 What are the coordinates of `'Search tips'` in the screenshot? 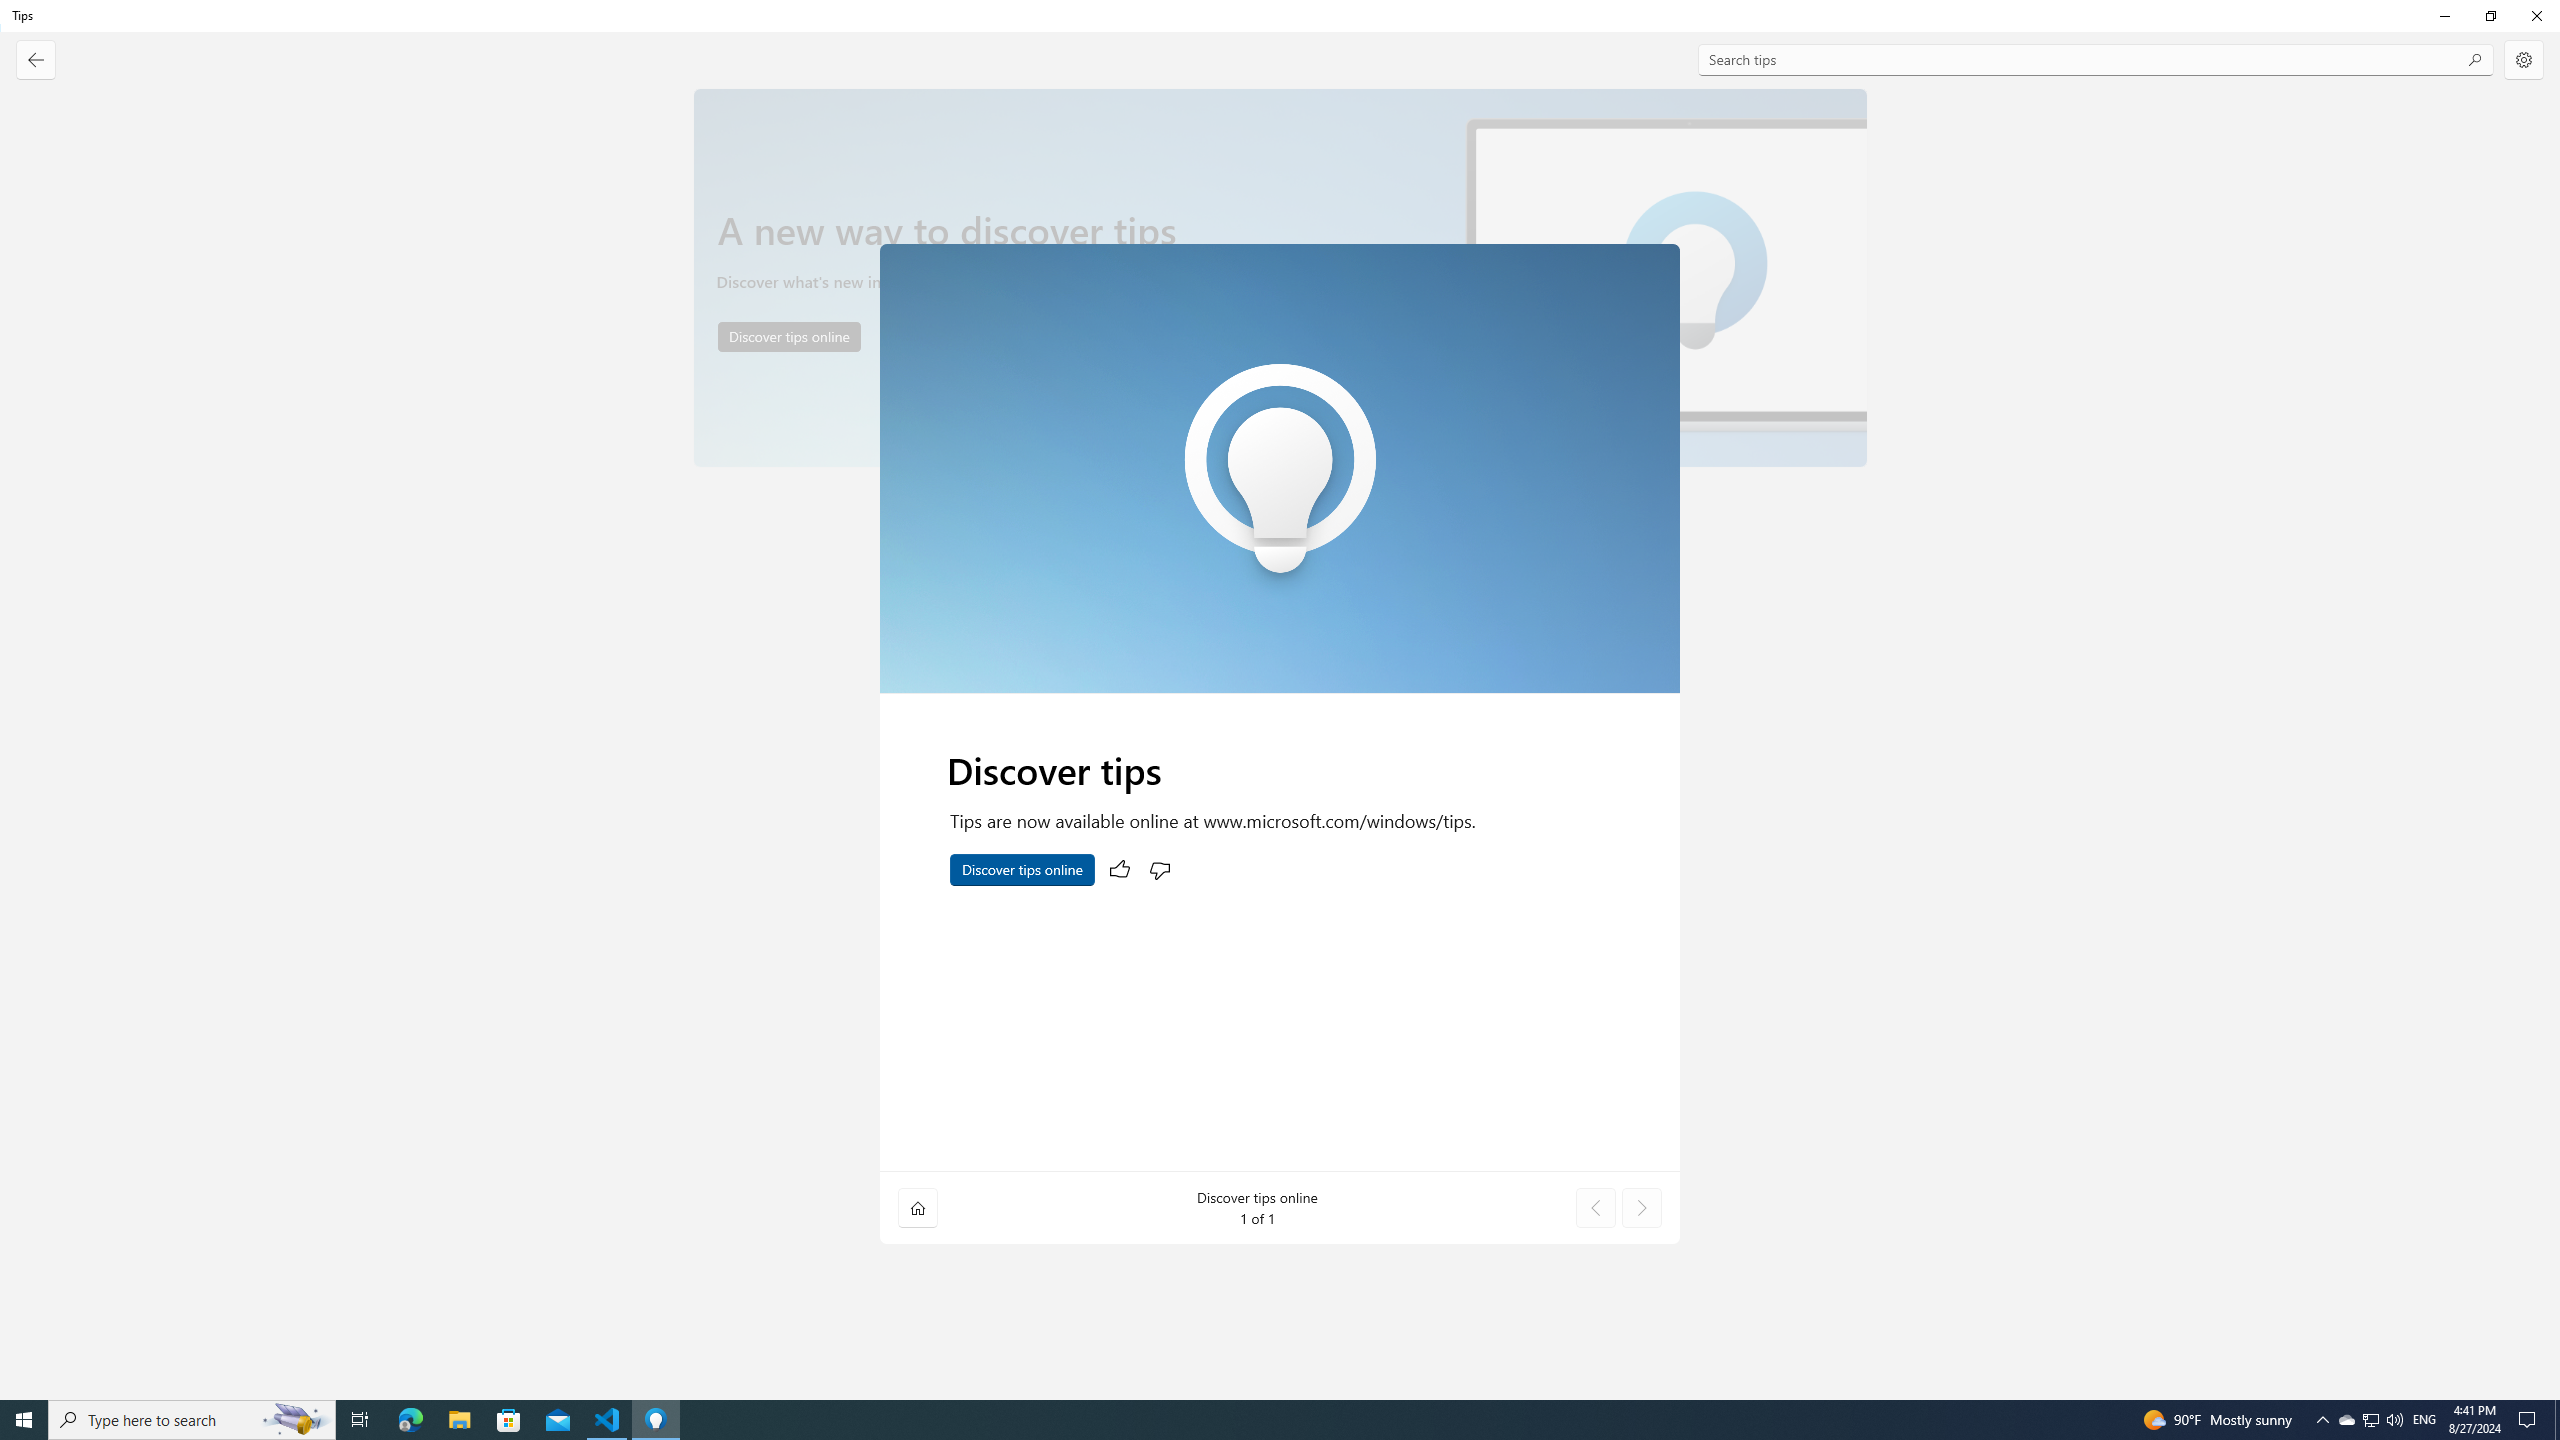 It's located at (2095, 60).